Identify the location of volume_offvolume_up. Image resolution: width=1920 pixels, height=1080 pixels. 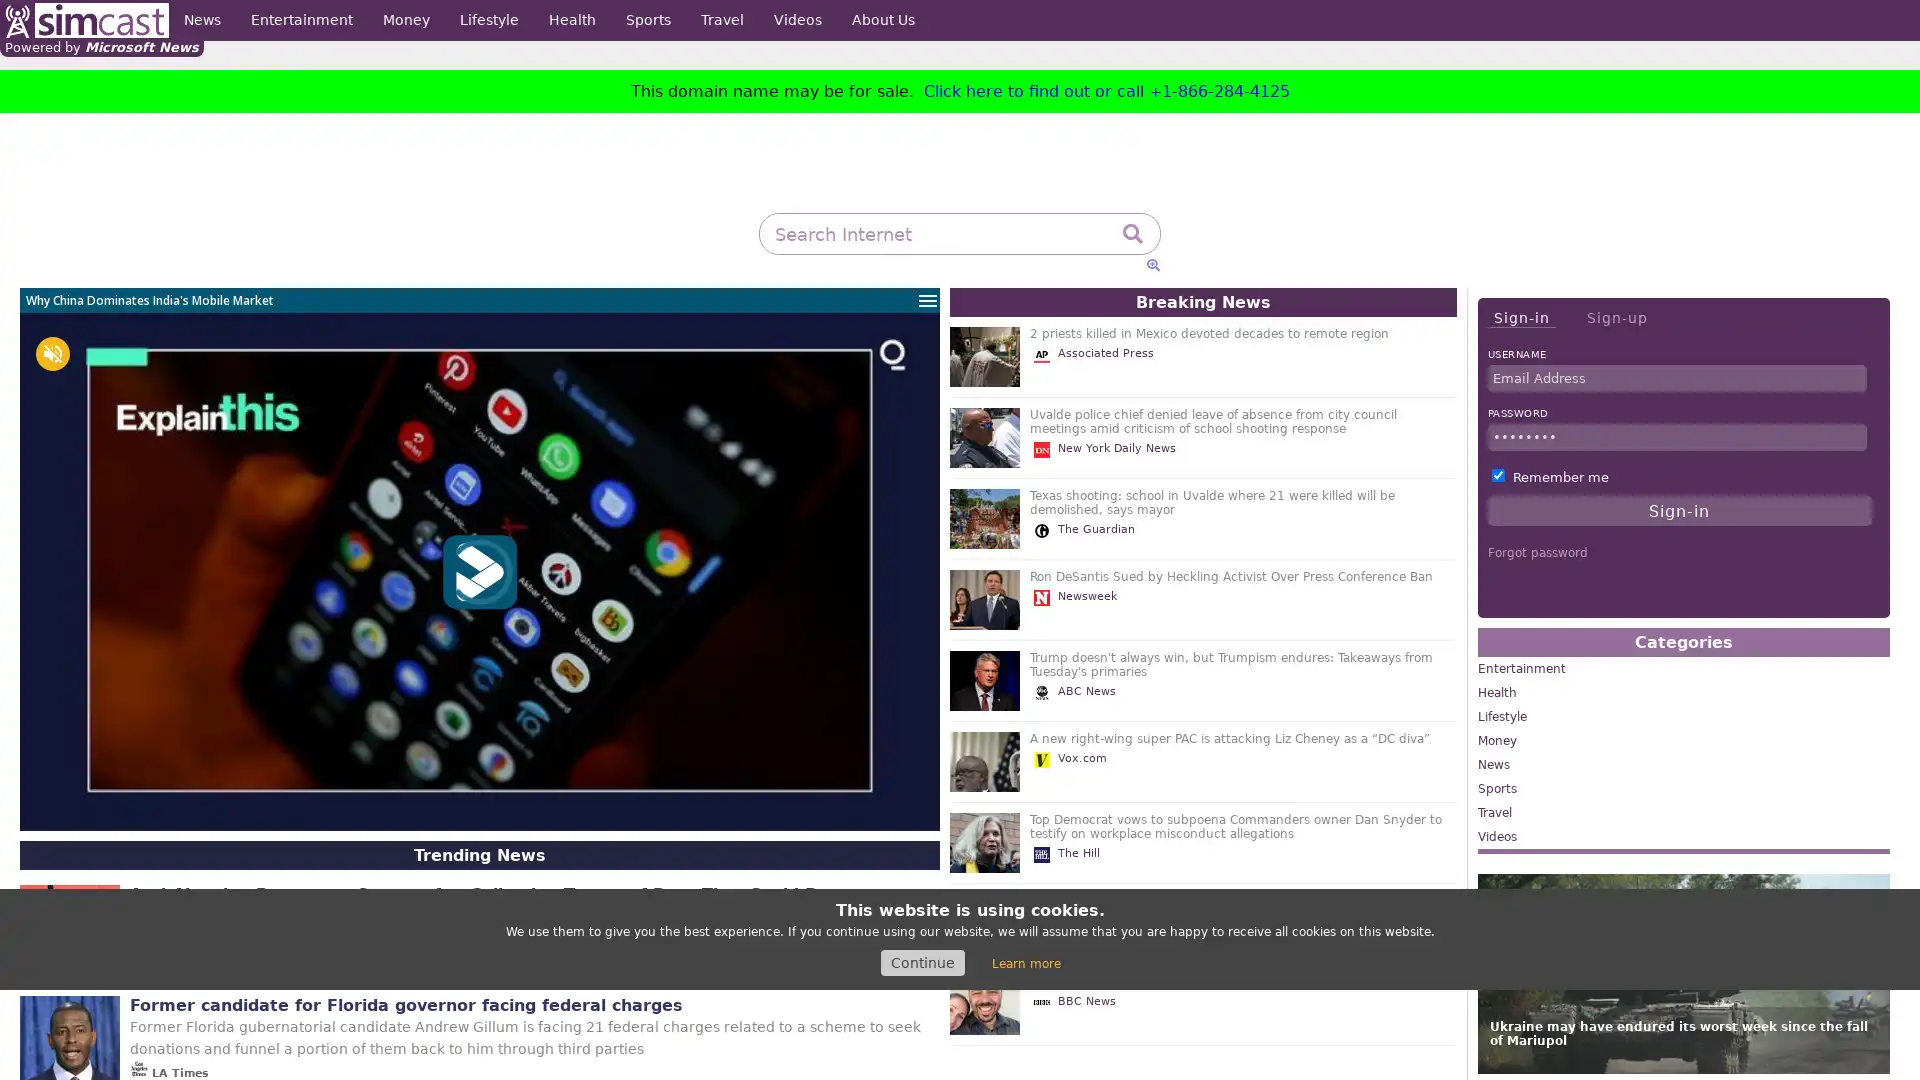
(52, 353).